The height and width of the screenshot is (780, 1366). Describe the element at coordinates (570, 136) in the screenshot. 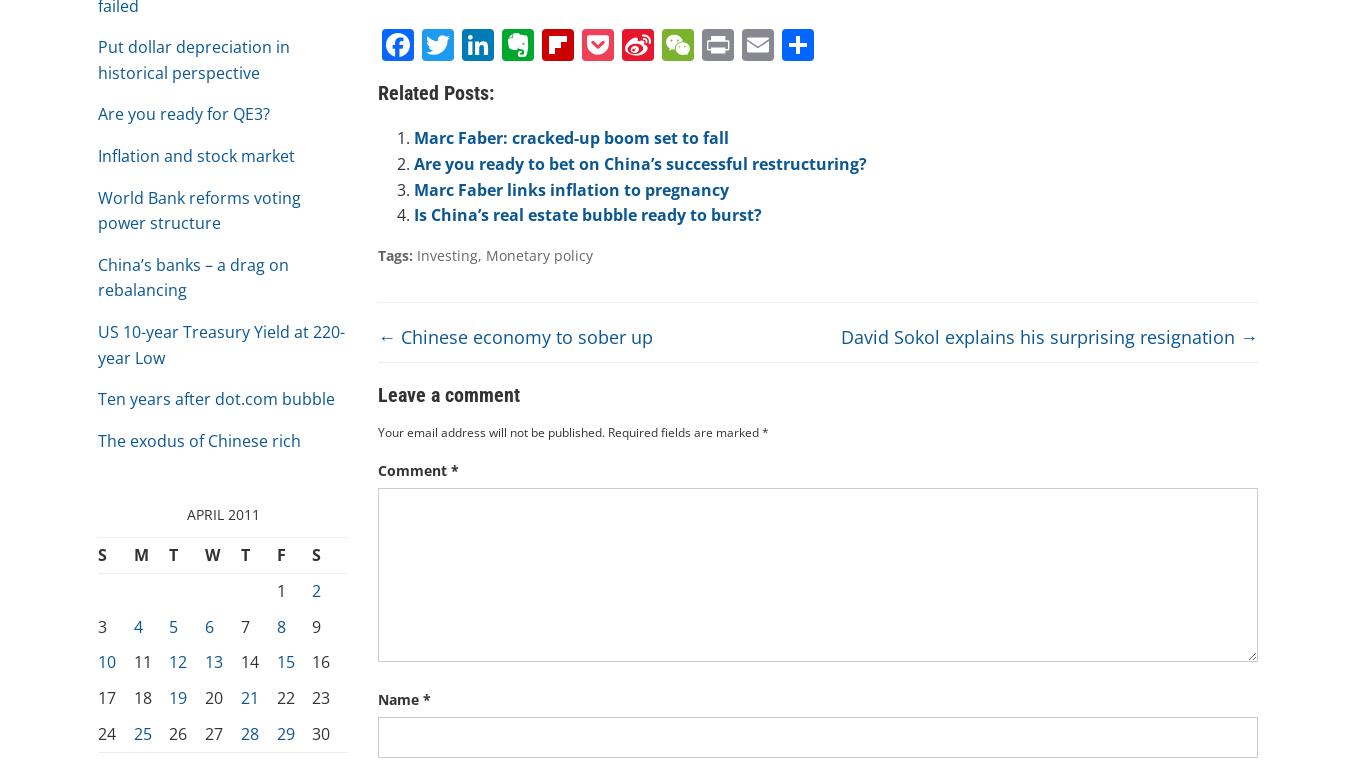

I see `'Marc Faber: cracked-up boom set to fall'` at that location.